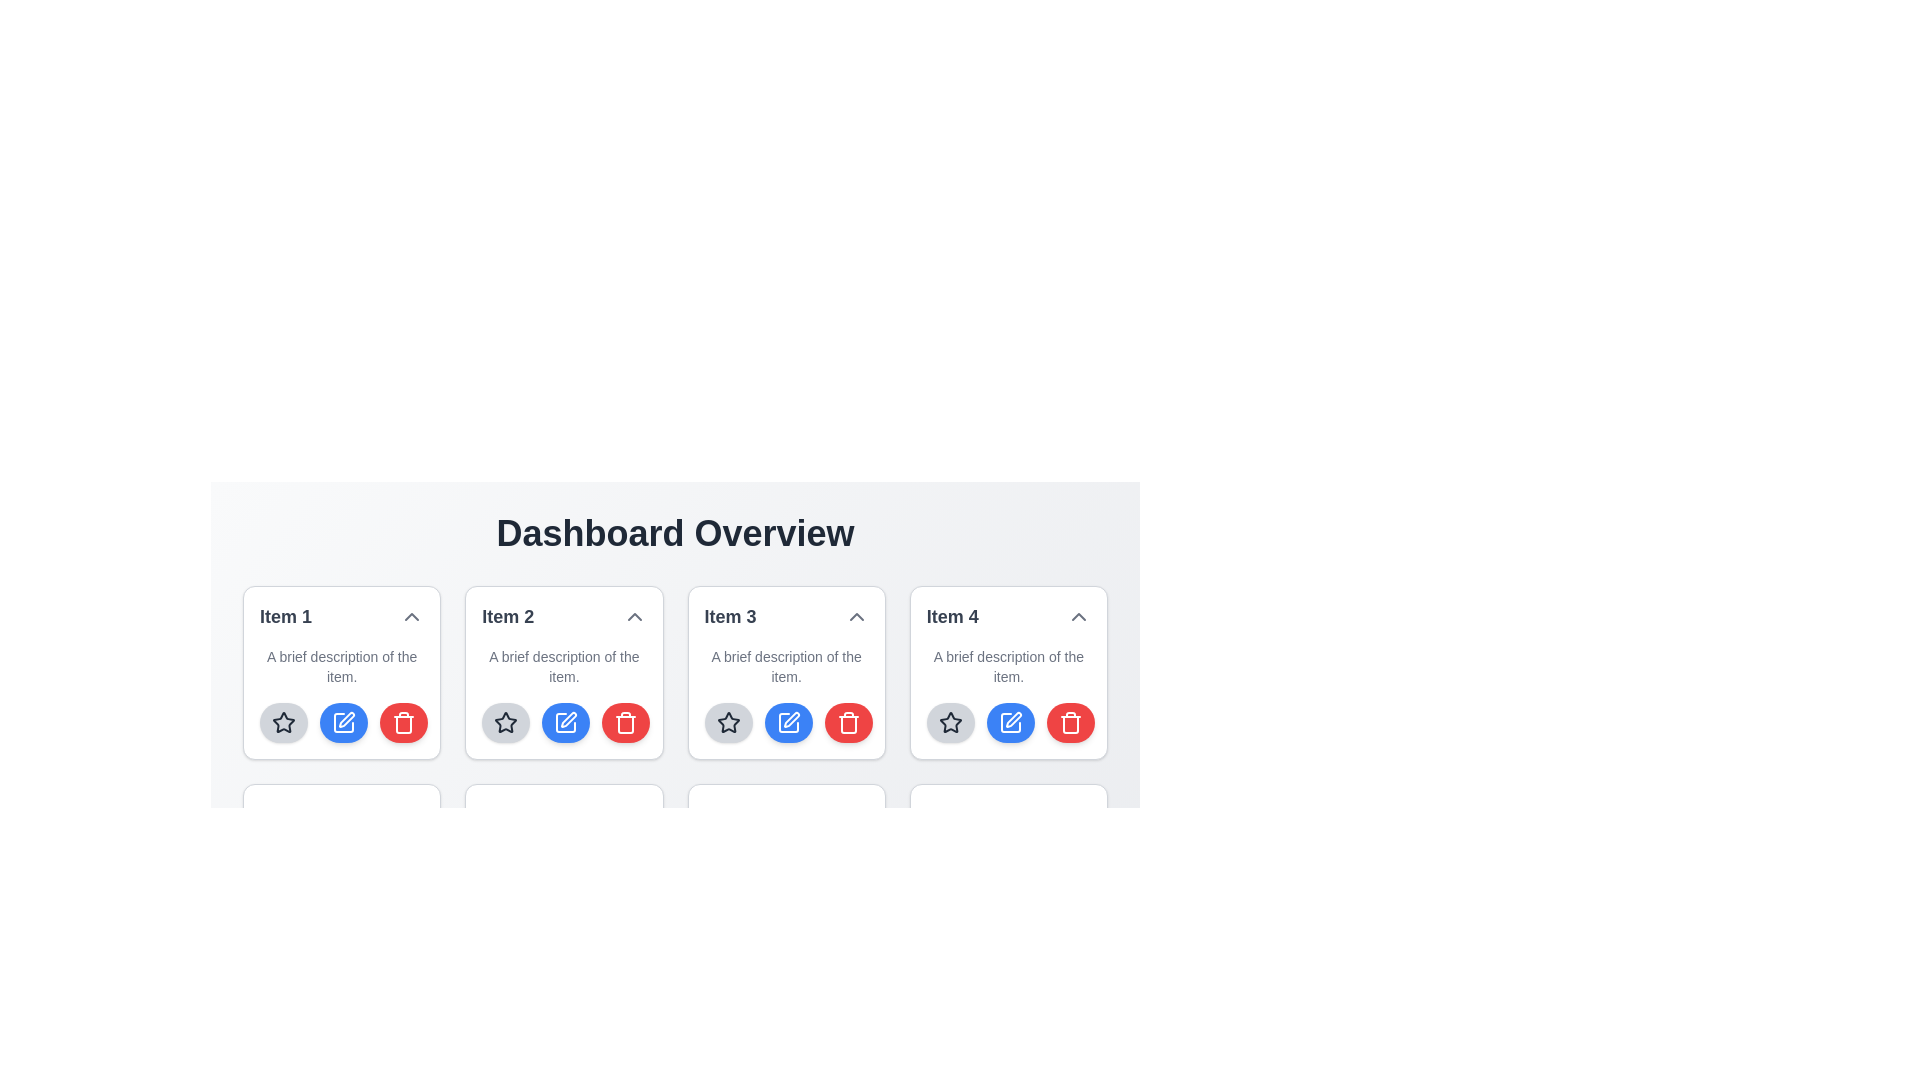  What do you see at coordinates (282, 722) in the screenshot?
I see `the star icon button located in the bottom row of the 'Item 1' card` at bounding box center [282, 722].